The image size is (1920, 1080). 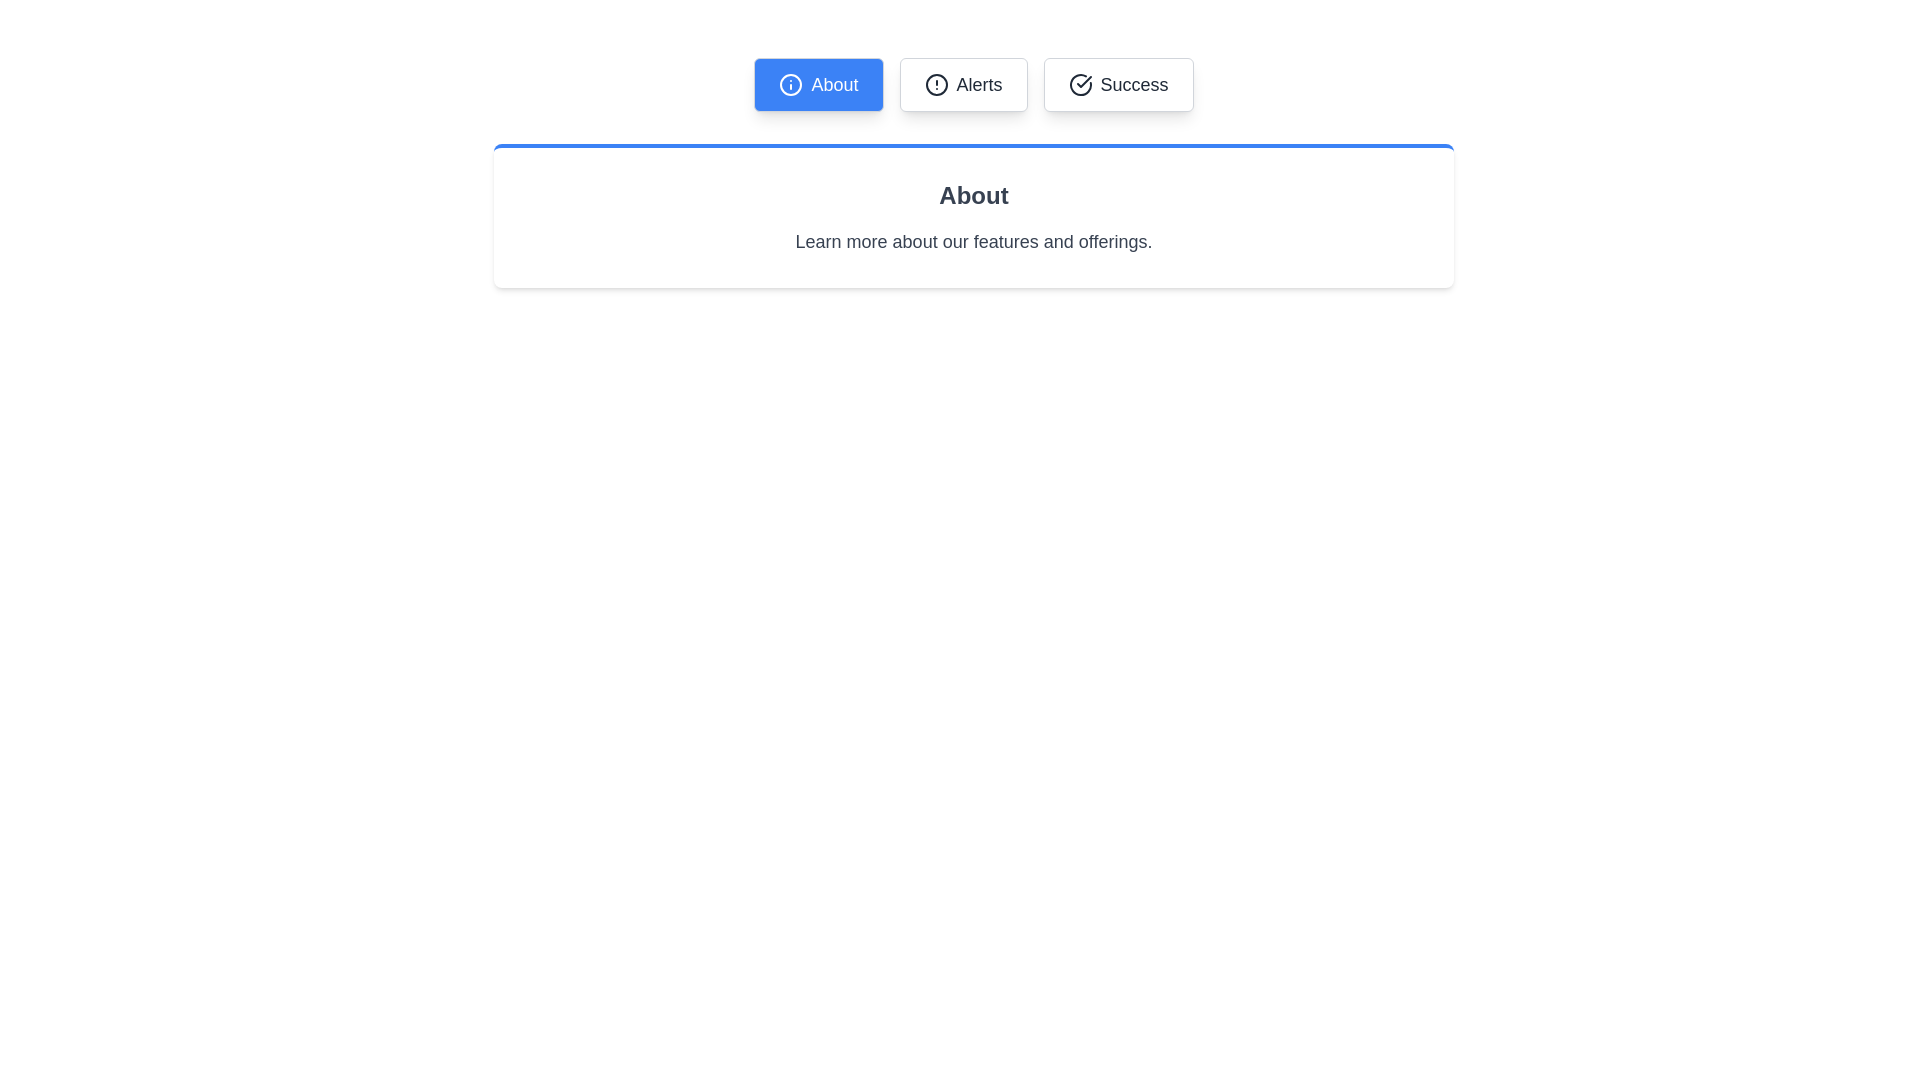 What do you see at coordinates (790, 83) in the screenshot?
I see `information icon located inside the 'About' button at the top left corner of the interface to view its details` at bounding box center [790, 83].